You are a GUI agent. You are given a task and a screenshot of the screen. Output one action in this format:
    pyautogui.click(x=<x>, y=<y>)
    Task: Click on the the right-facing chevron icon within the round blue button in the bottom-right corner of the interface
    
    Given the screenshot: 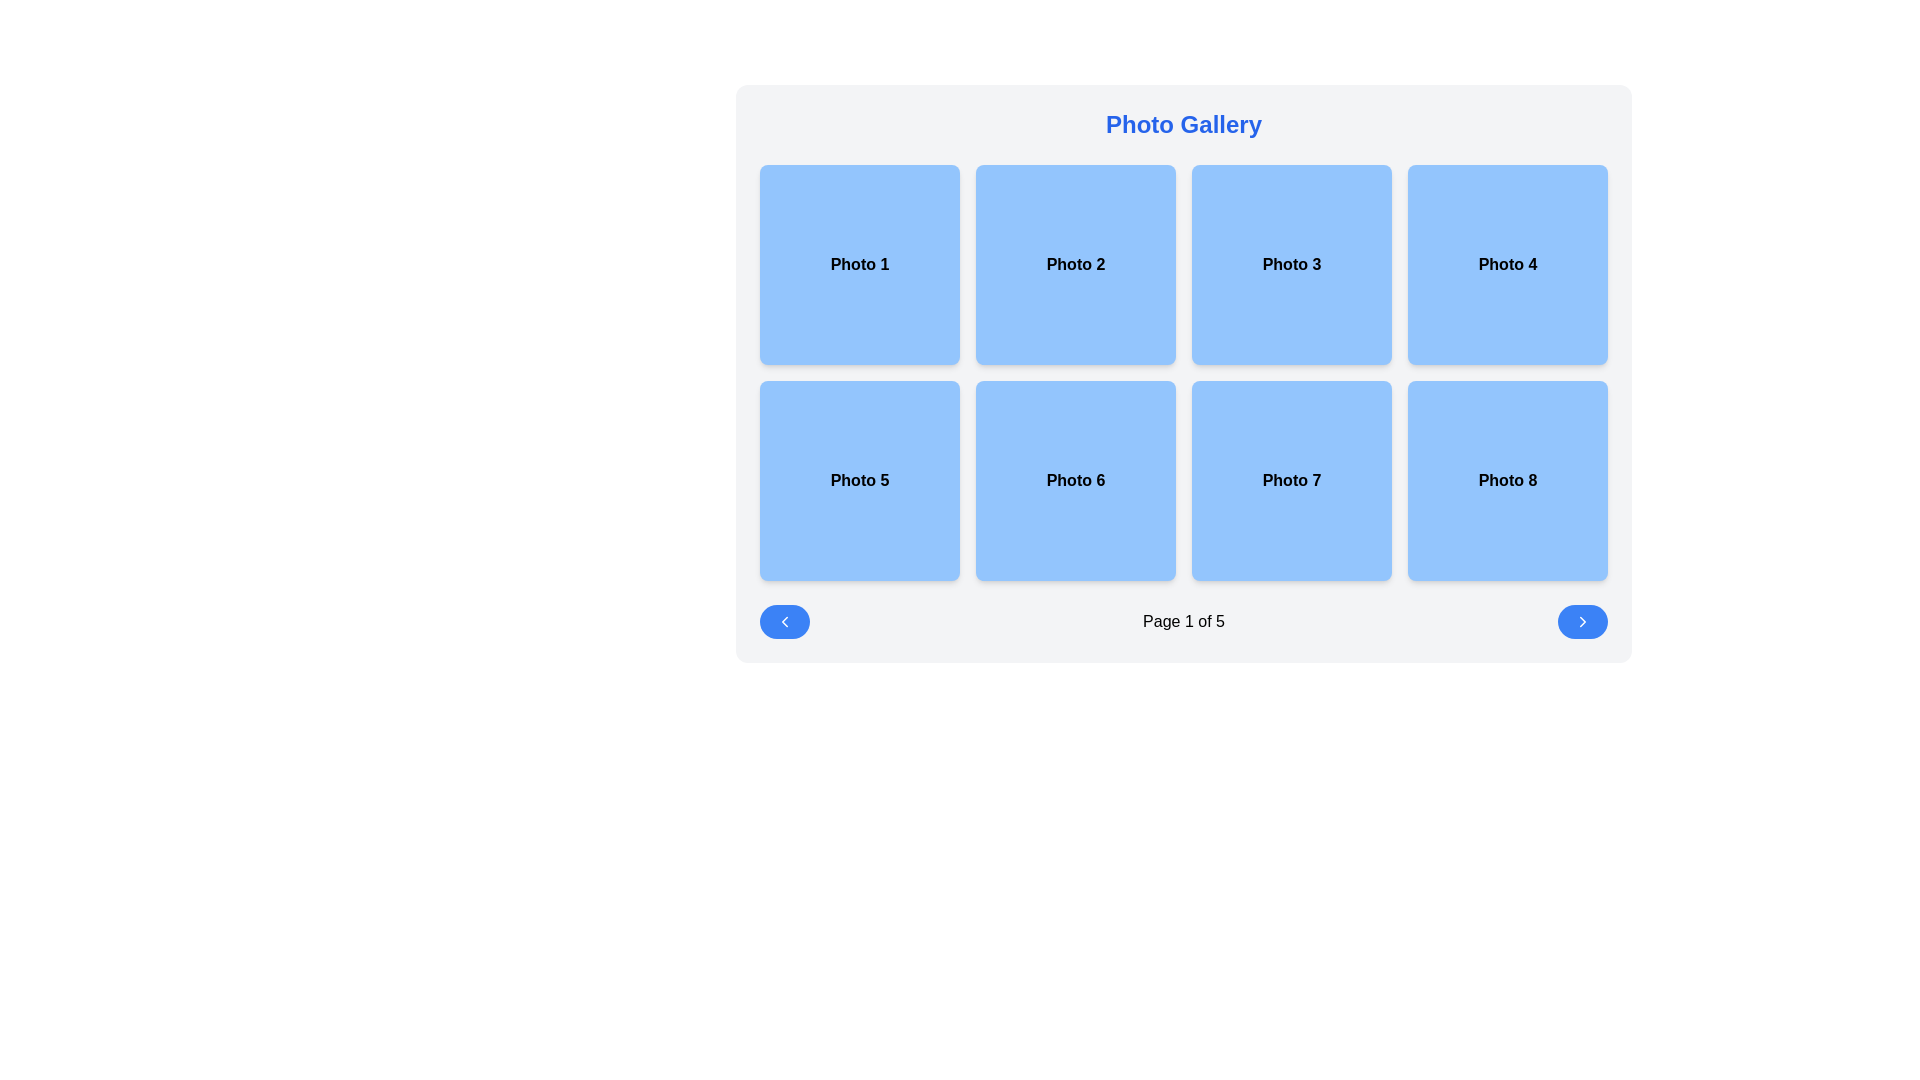 What is the action you would take?
    pyautogui.click(x=1582, y=620)
    